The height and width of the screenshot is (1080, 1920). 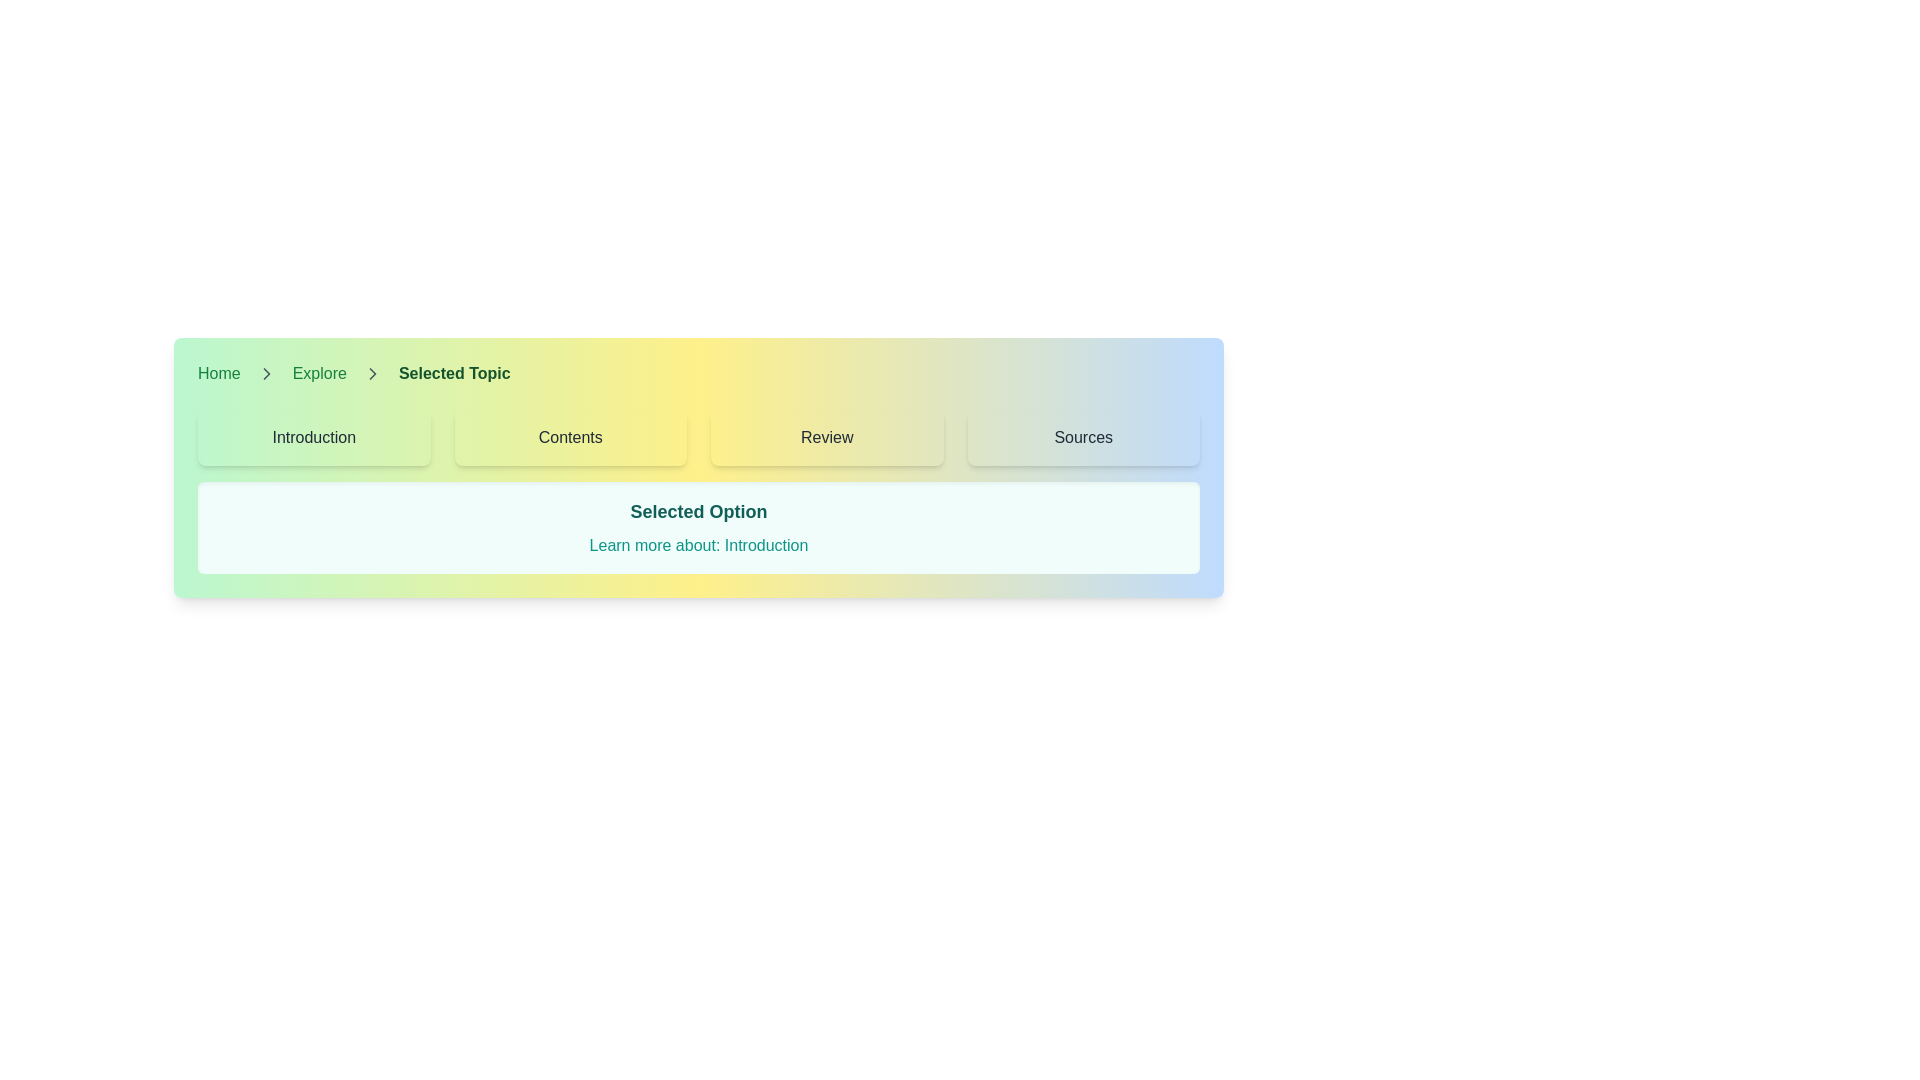 I want to click on the 'Introduction' text label, which indicates a selection option in the interface for viewing details about the section, positioned first from the left among similar options, so click(x=313, y=437).